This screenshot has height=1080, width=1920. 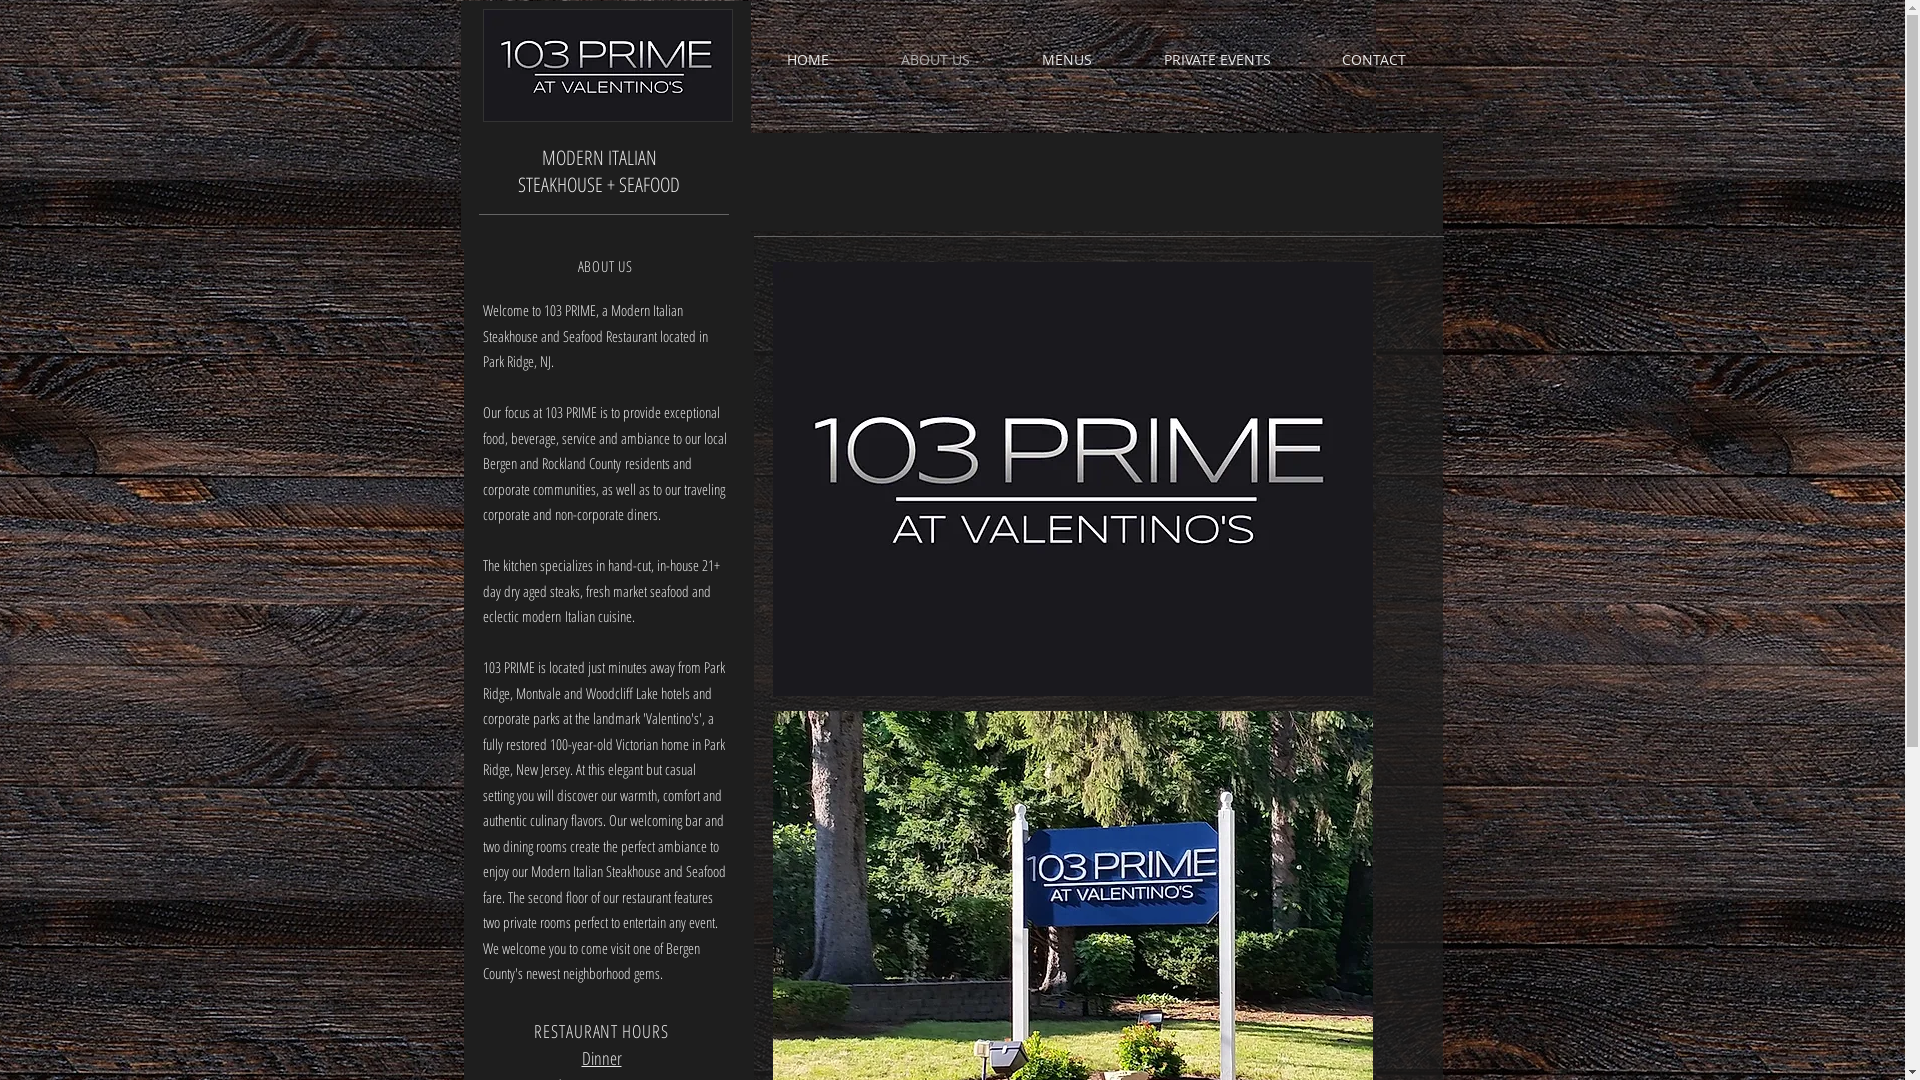 I want to click on 'HOME', so click(x=806, y=59).